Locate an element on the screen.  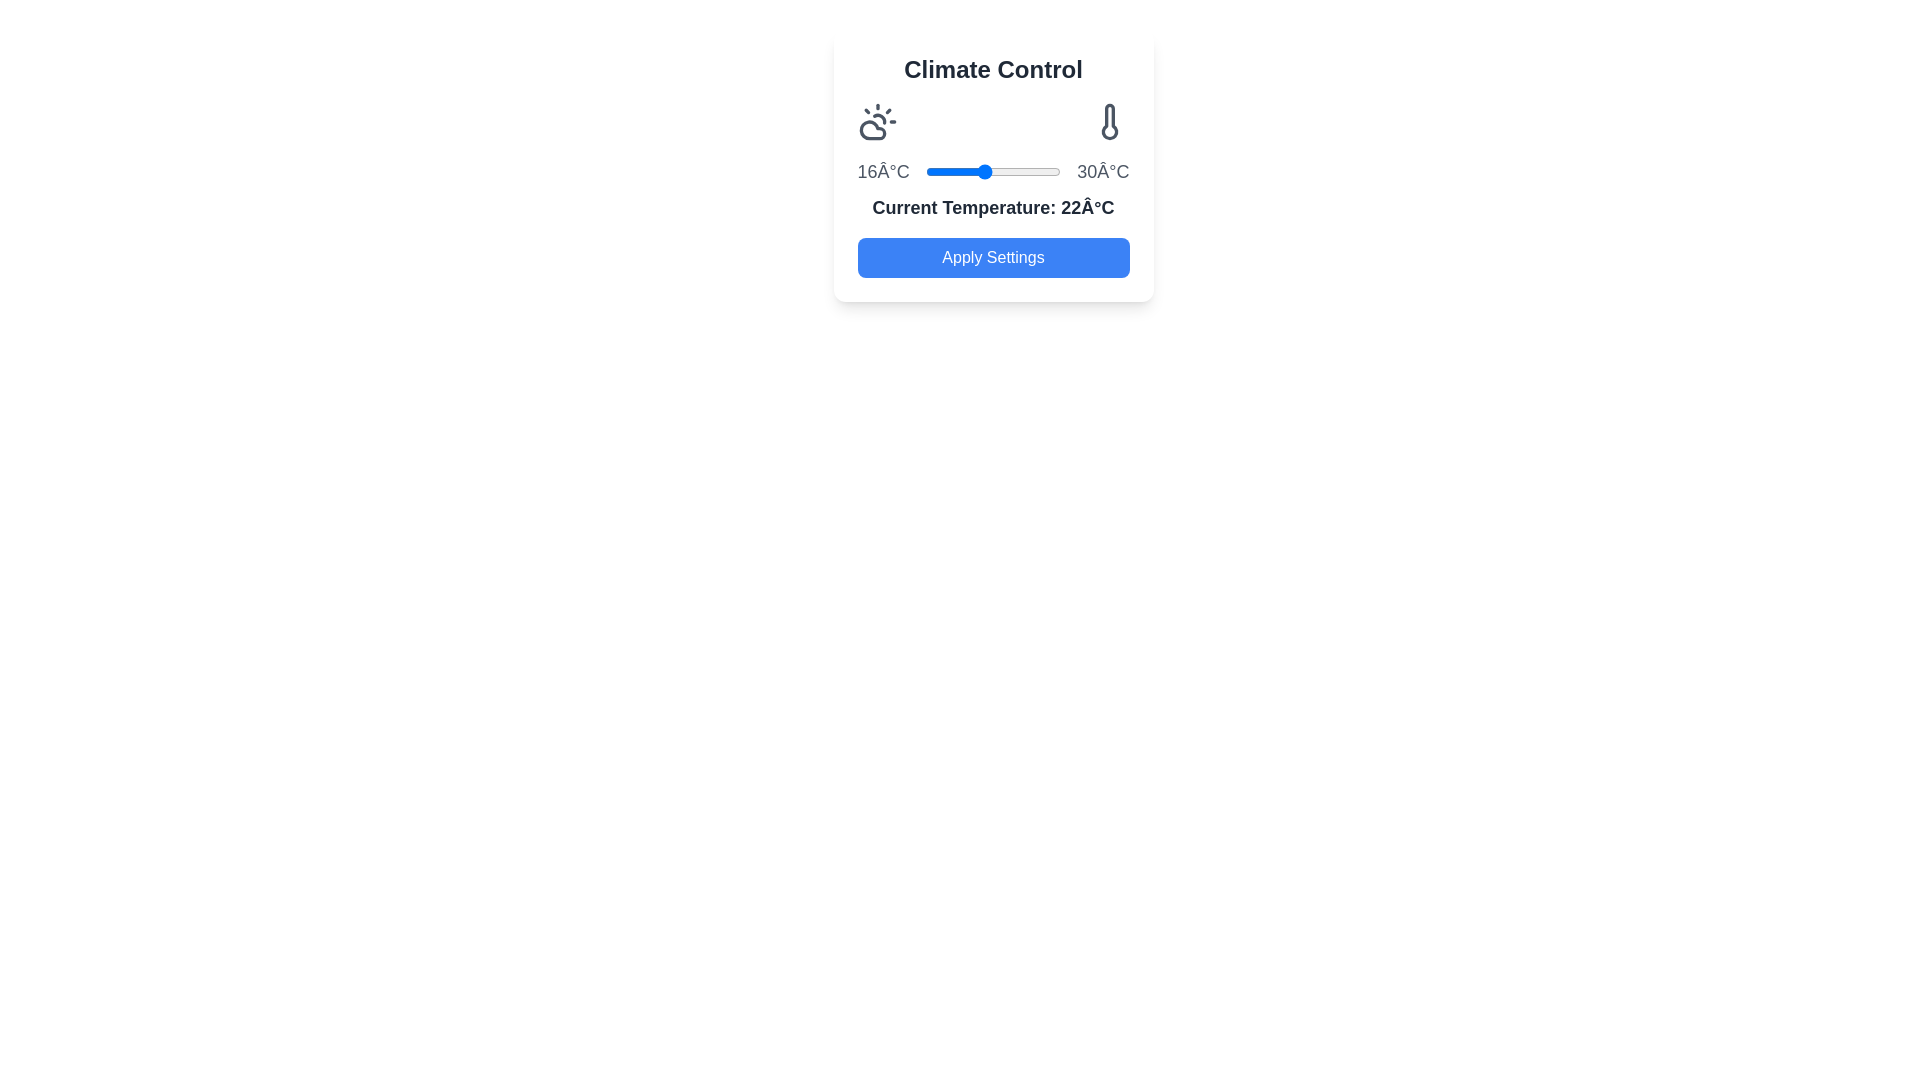
the 'Apply Settings' button, which is a rectangular button with a blue background and white text, located at the bottom of the 'Climate Control' card beneath 'Current Temperature: 22°C' is located at coordinates (993, 257).